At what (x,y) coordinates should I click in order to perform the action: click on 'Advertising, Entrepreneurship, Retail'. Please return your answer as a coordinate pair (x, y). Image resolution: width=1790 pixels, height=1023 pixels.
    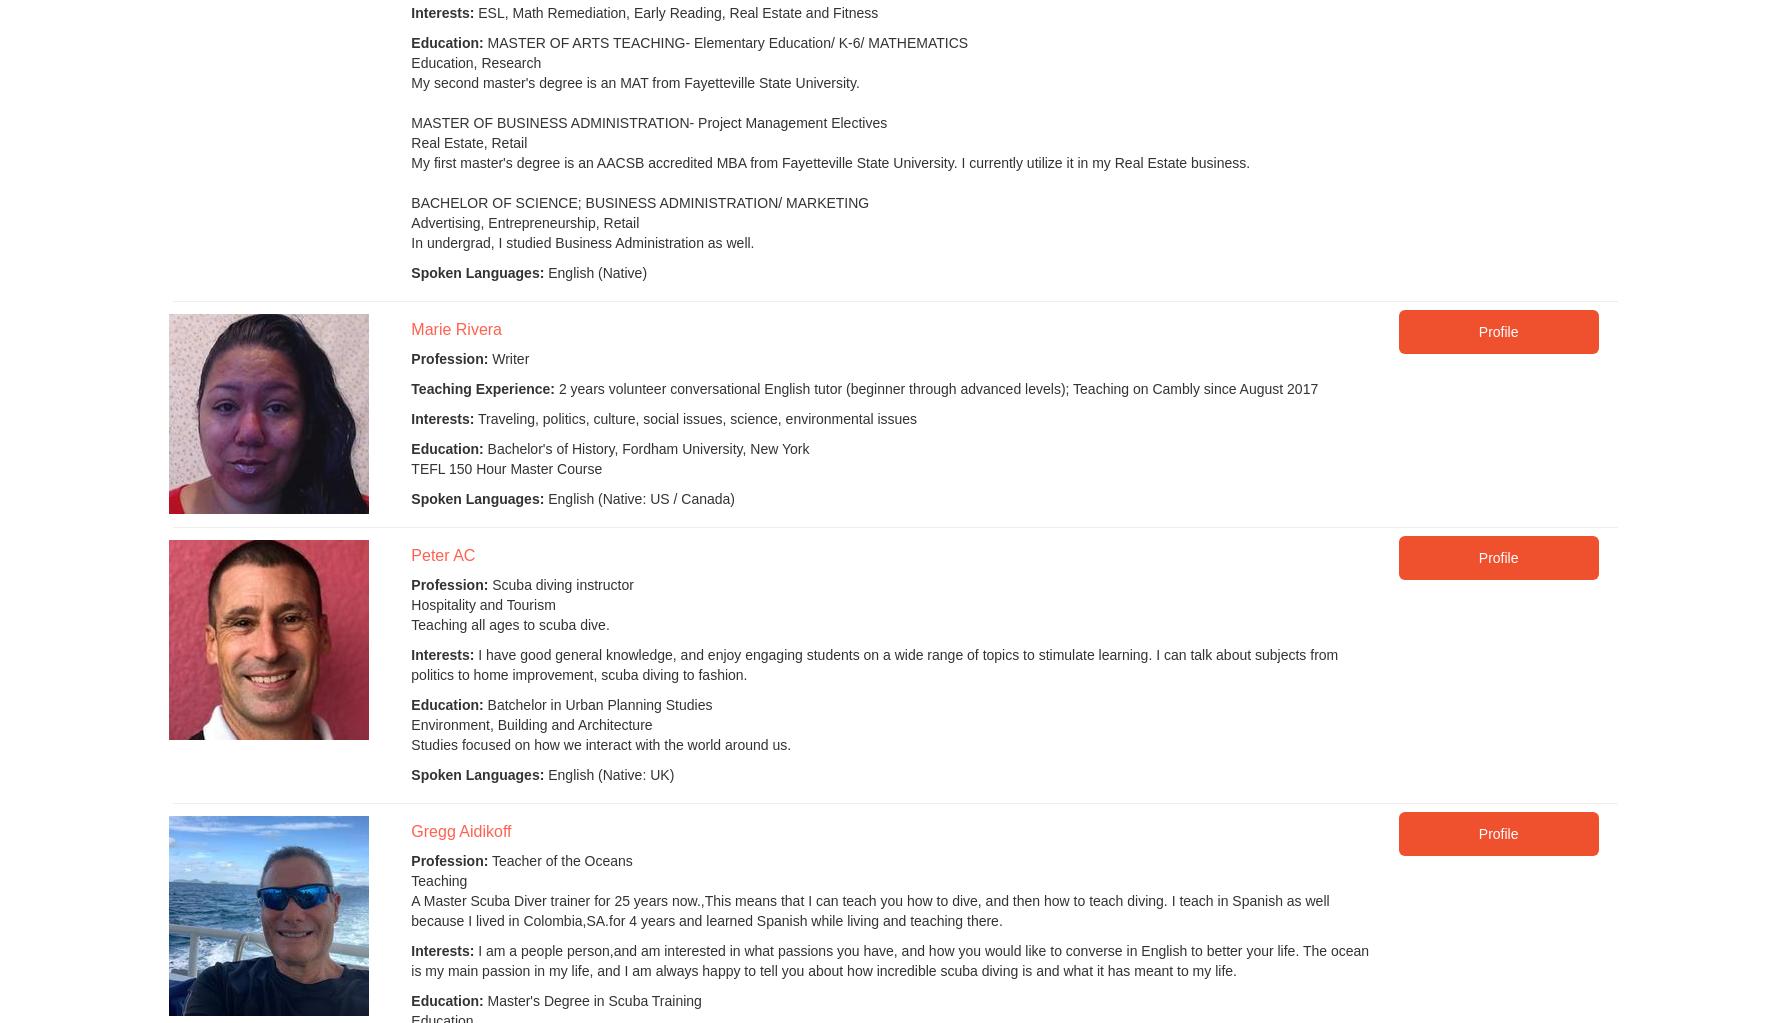
    Looking at the image, I should click on (524, 220).